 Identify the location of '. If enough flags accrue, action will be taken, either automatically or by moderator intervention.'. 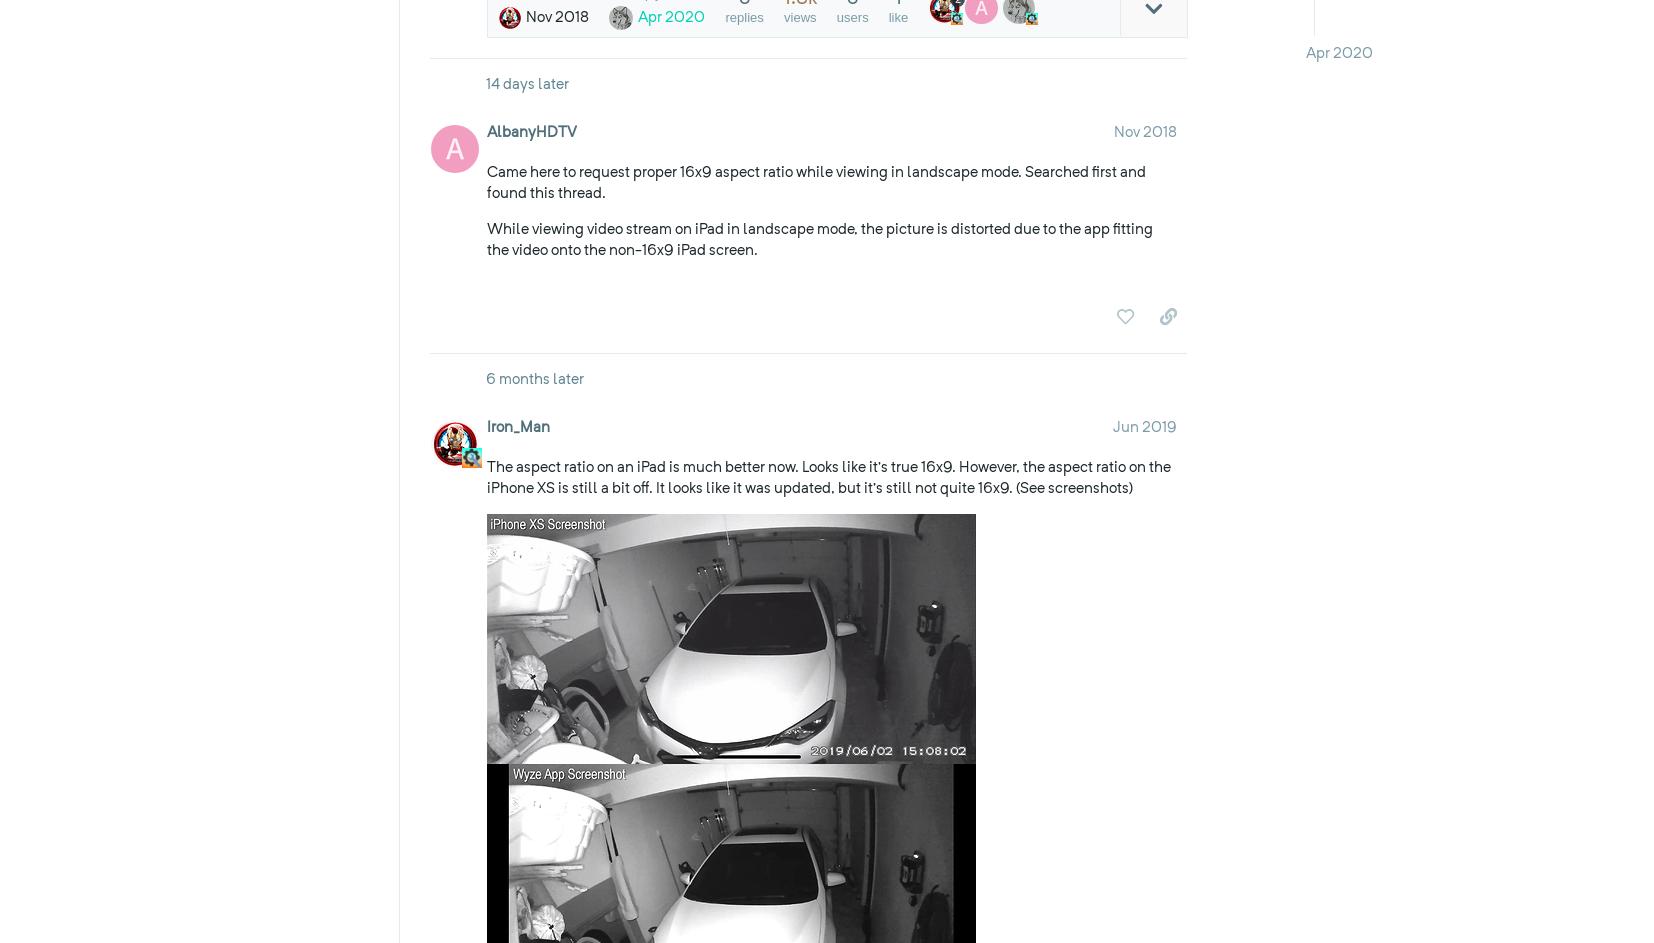
(962, 372).